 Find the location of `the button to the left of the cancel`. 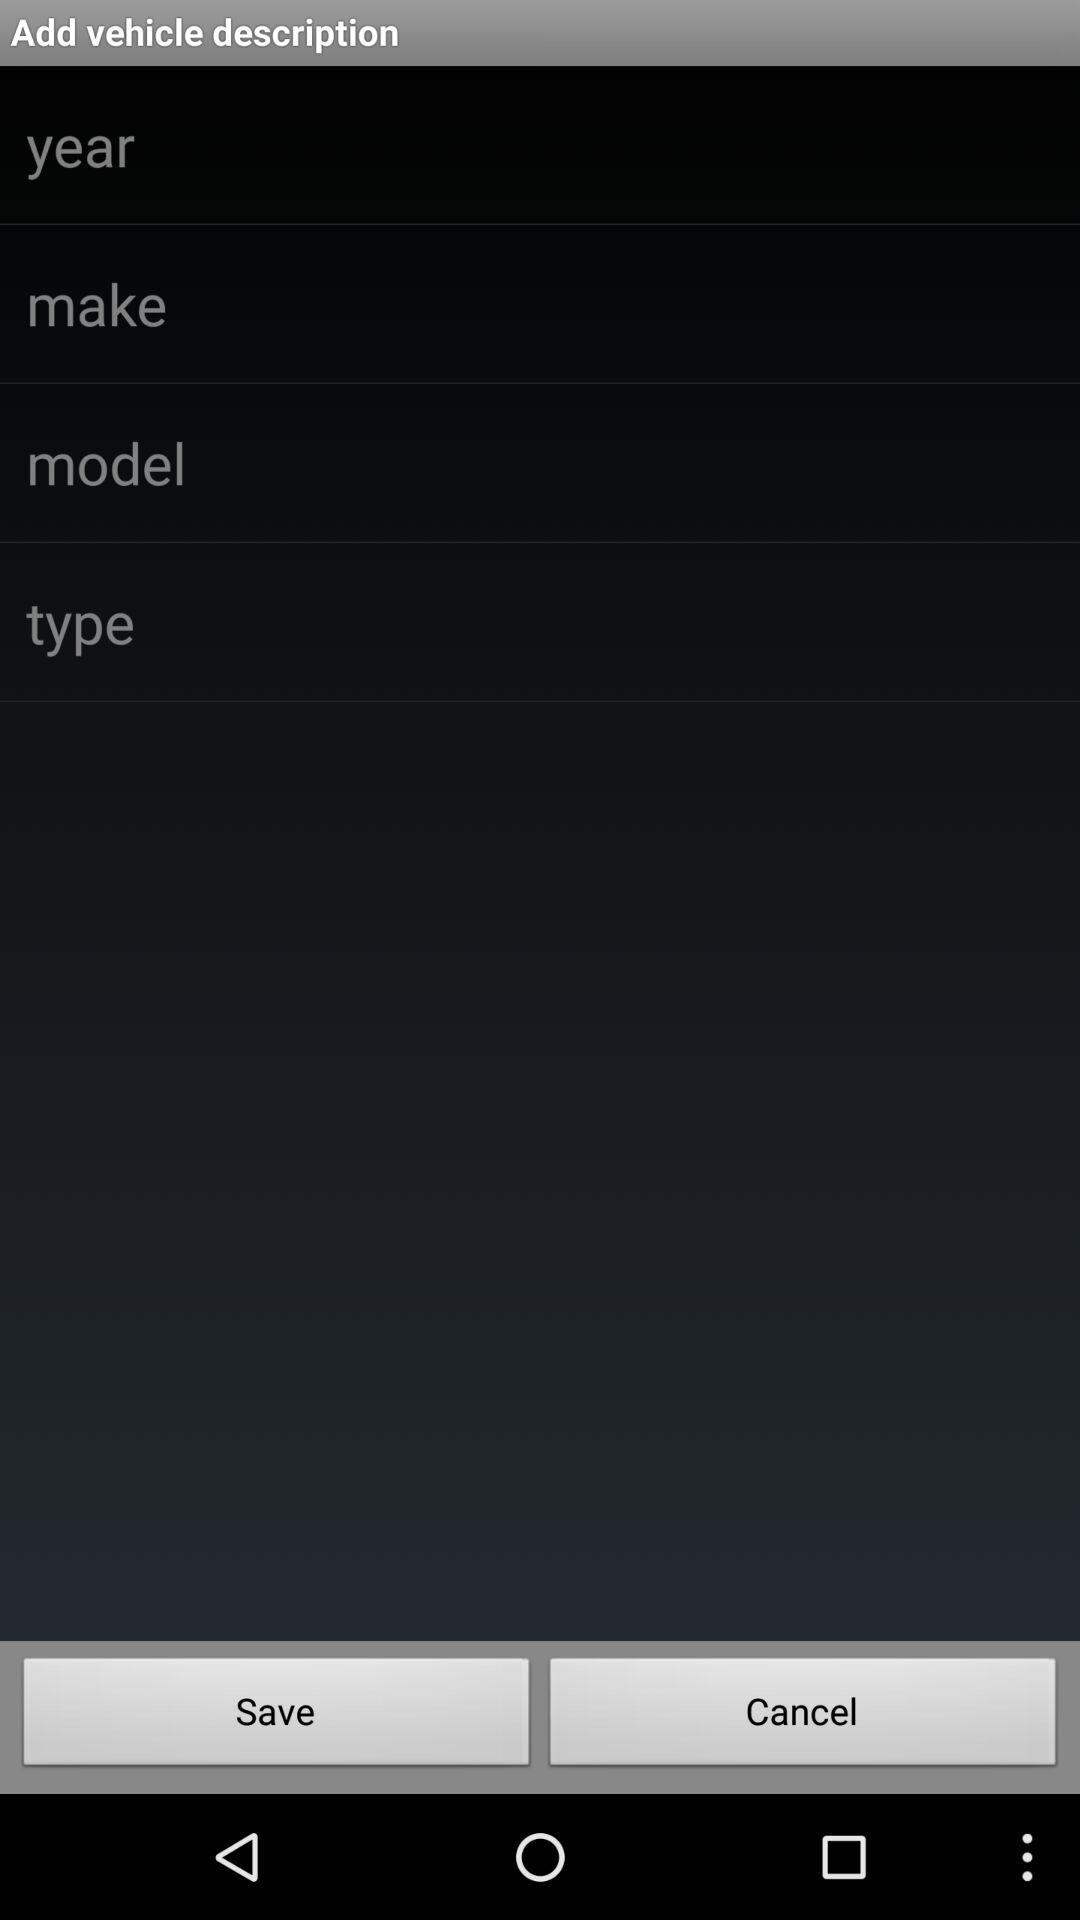

the button to the left of the cancel is located at coordinates (276, 1716).